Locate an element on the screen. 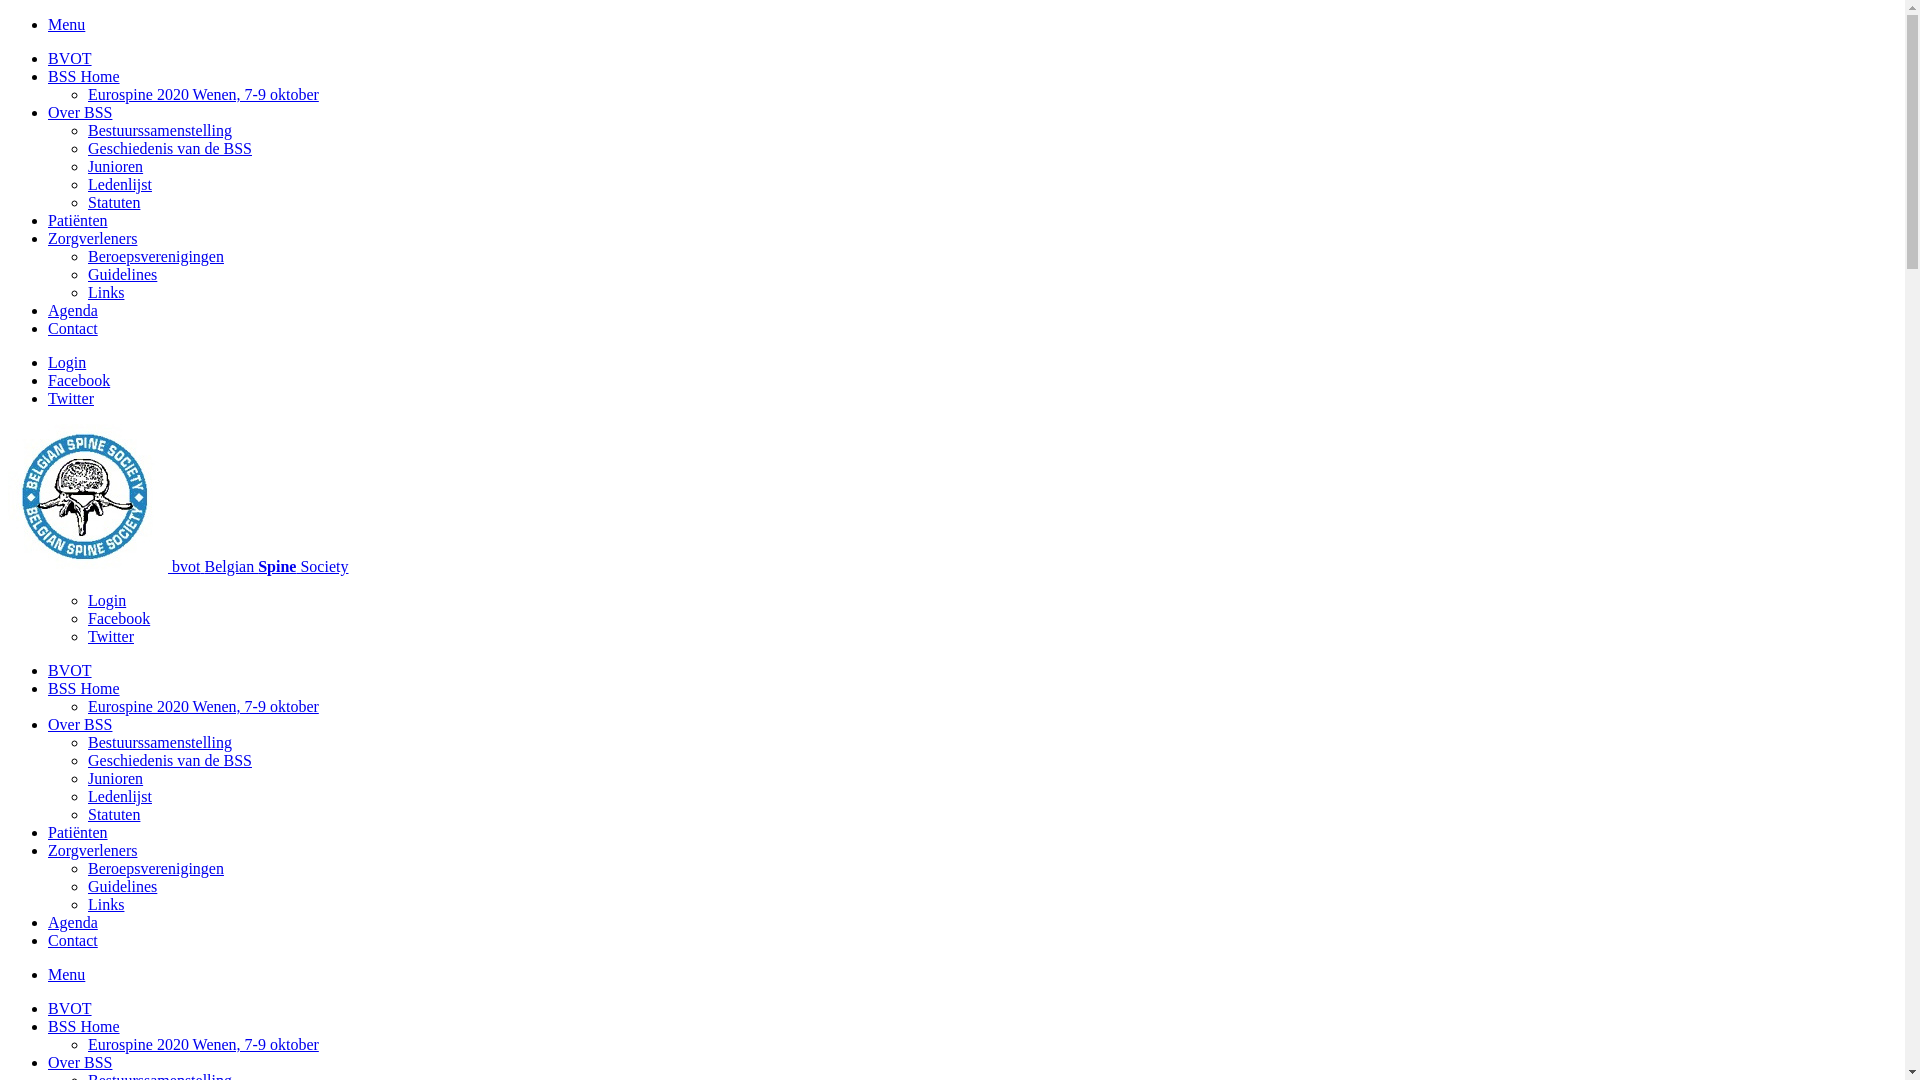  'Ledenlijst' is located at coordinates (119, 184).